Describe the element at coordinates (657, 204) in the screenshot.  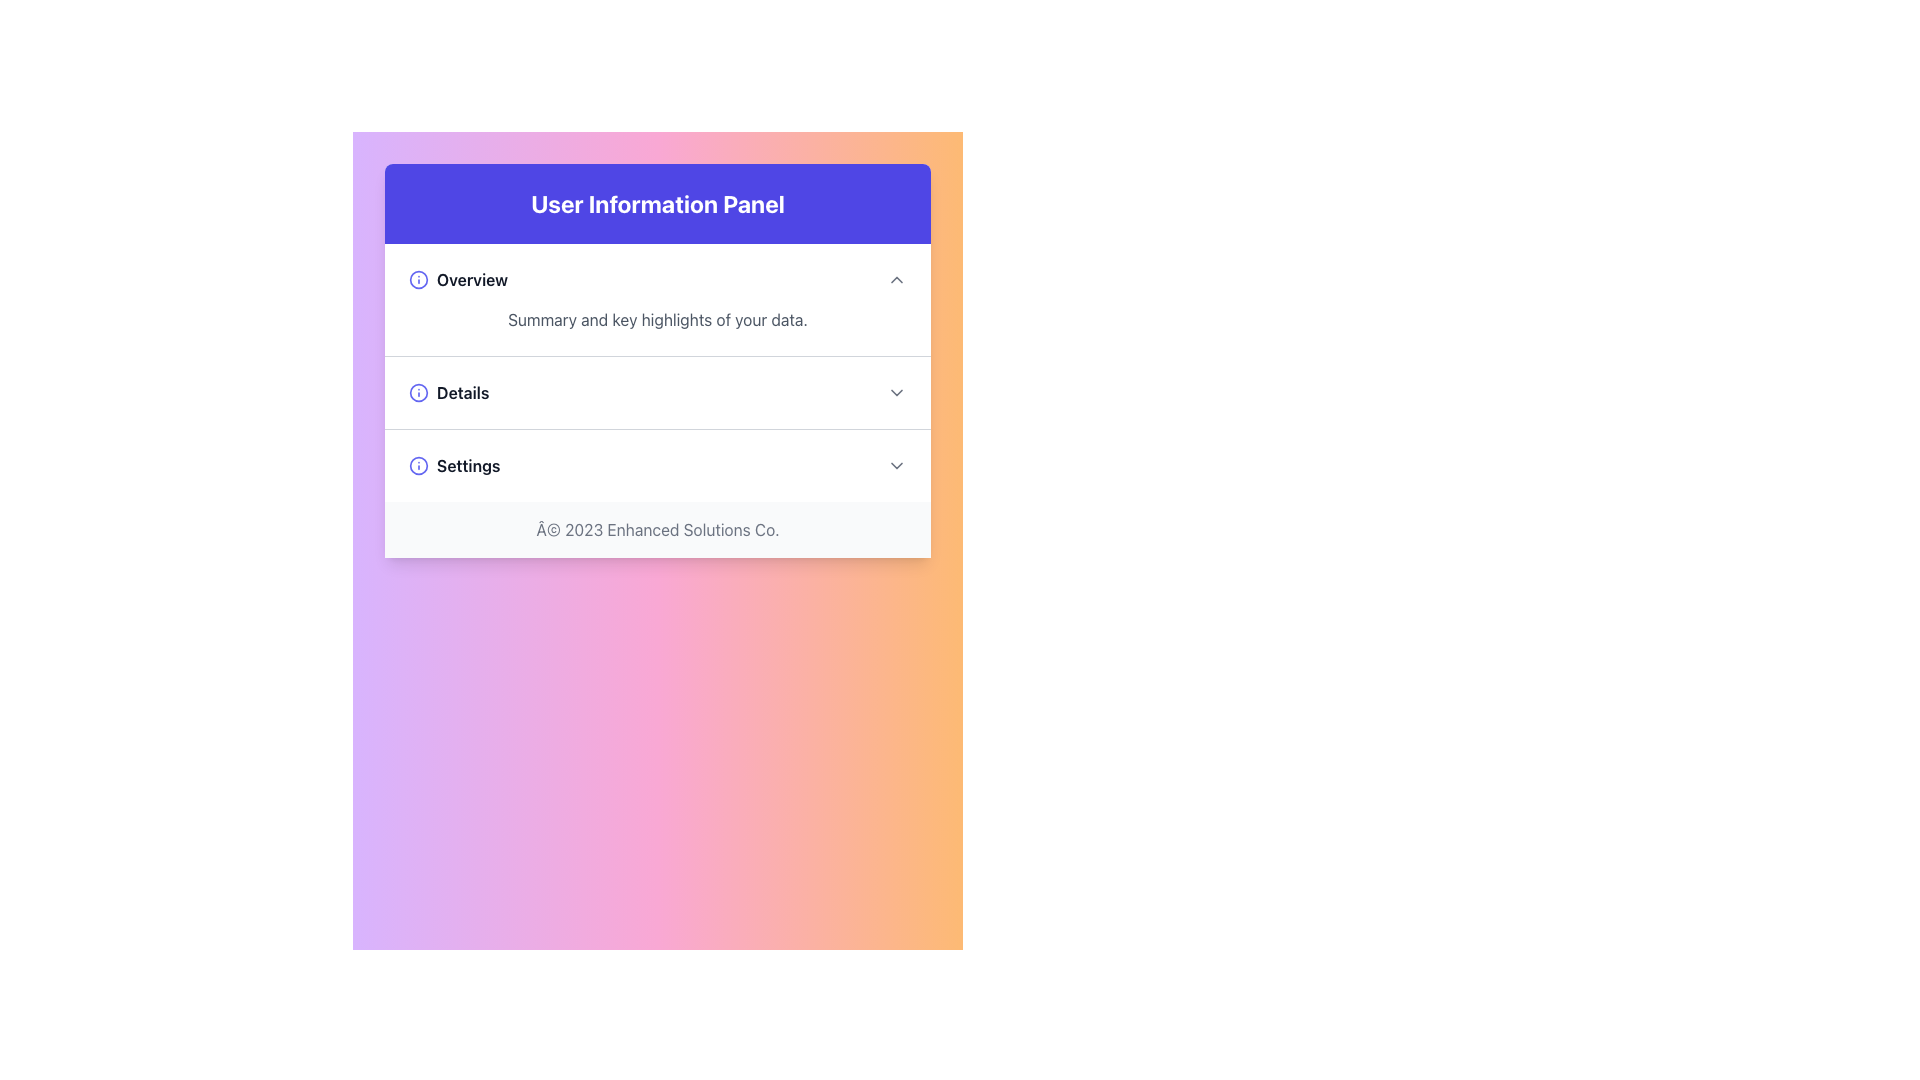
I see `the Static text header element that serves as the title for the 'User Information Panel'` at that location.